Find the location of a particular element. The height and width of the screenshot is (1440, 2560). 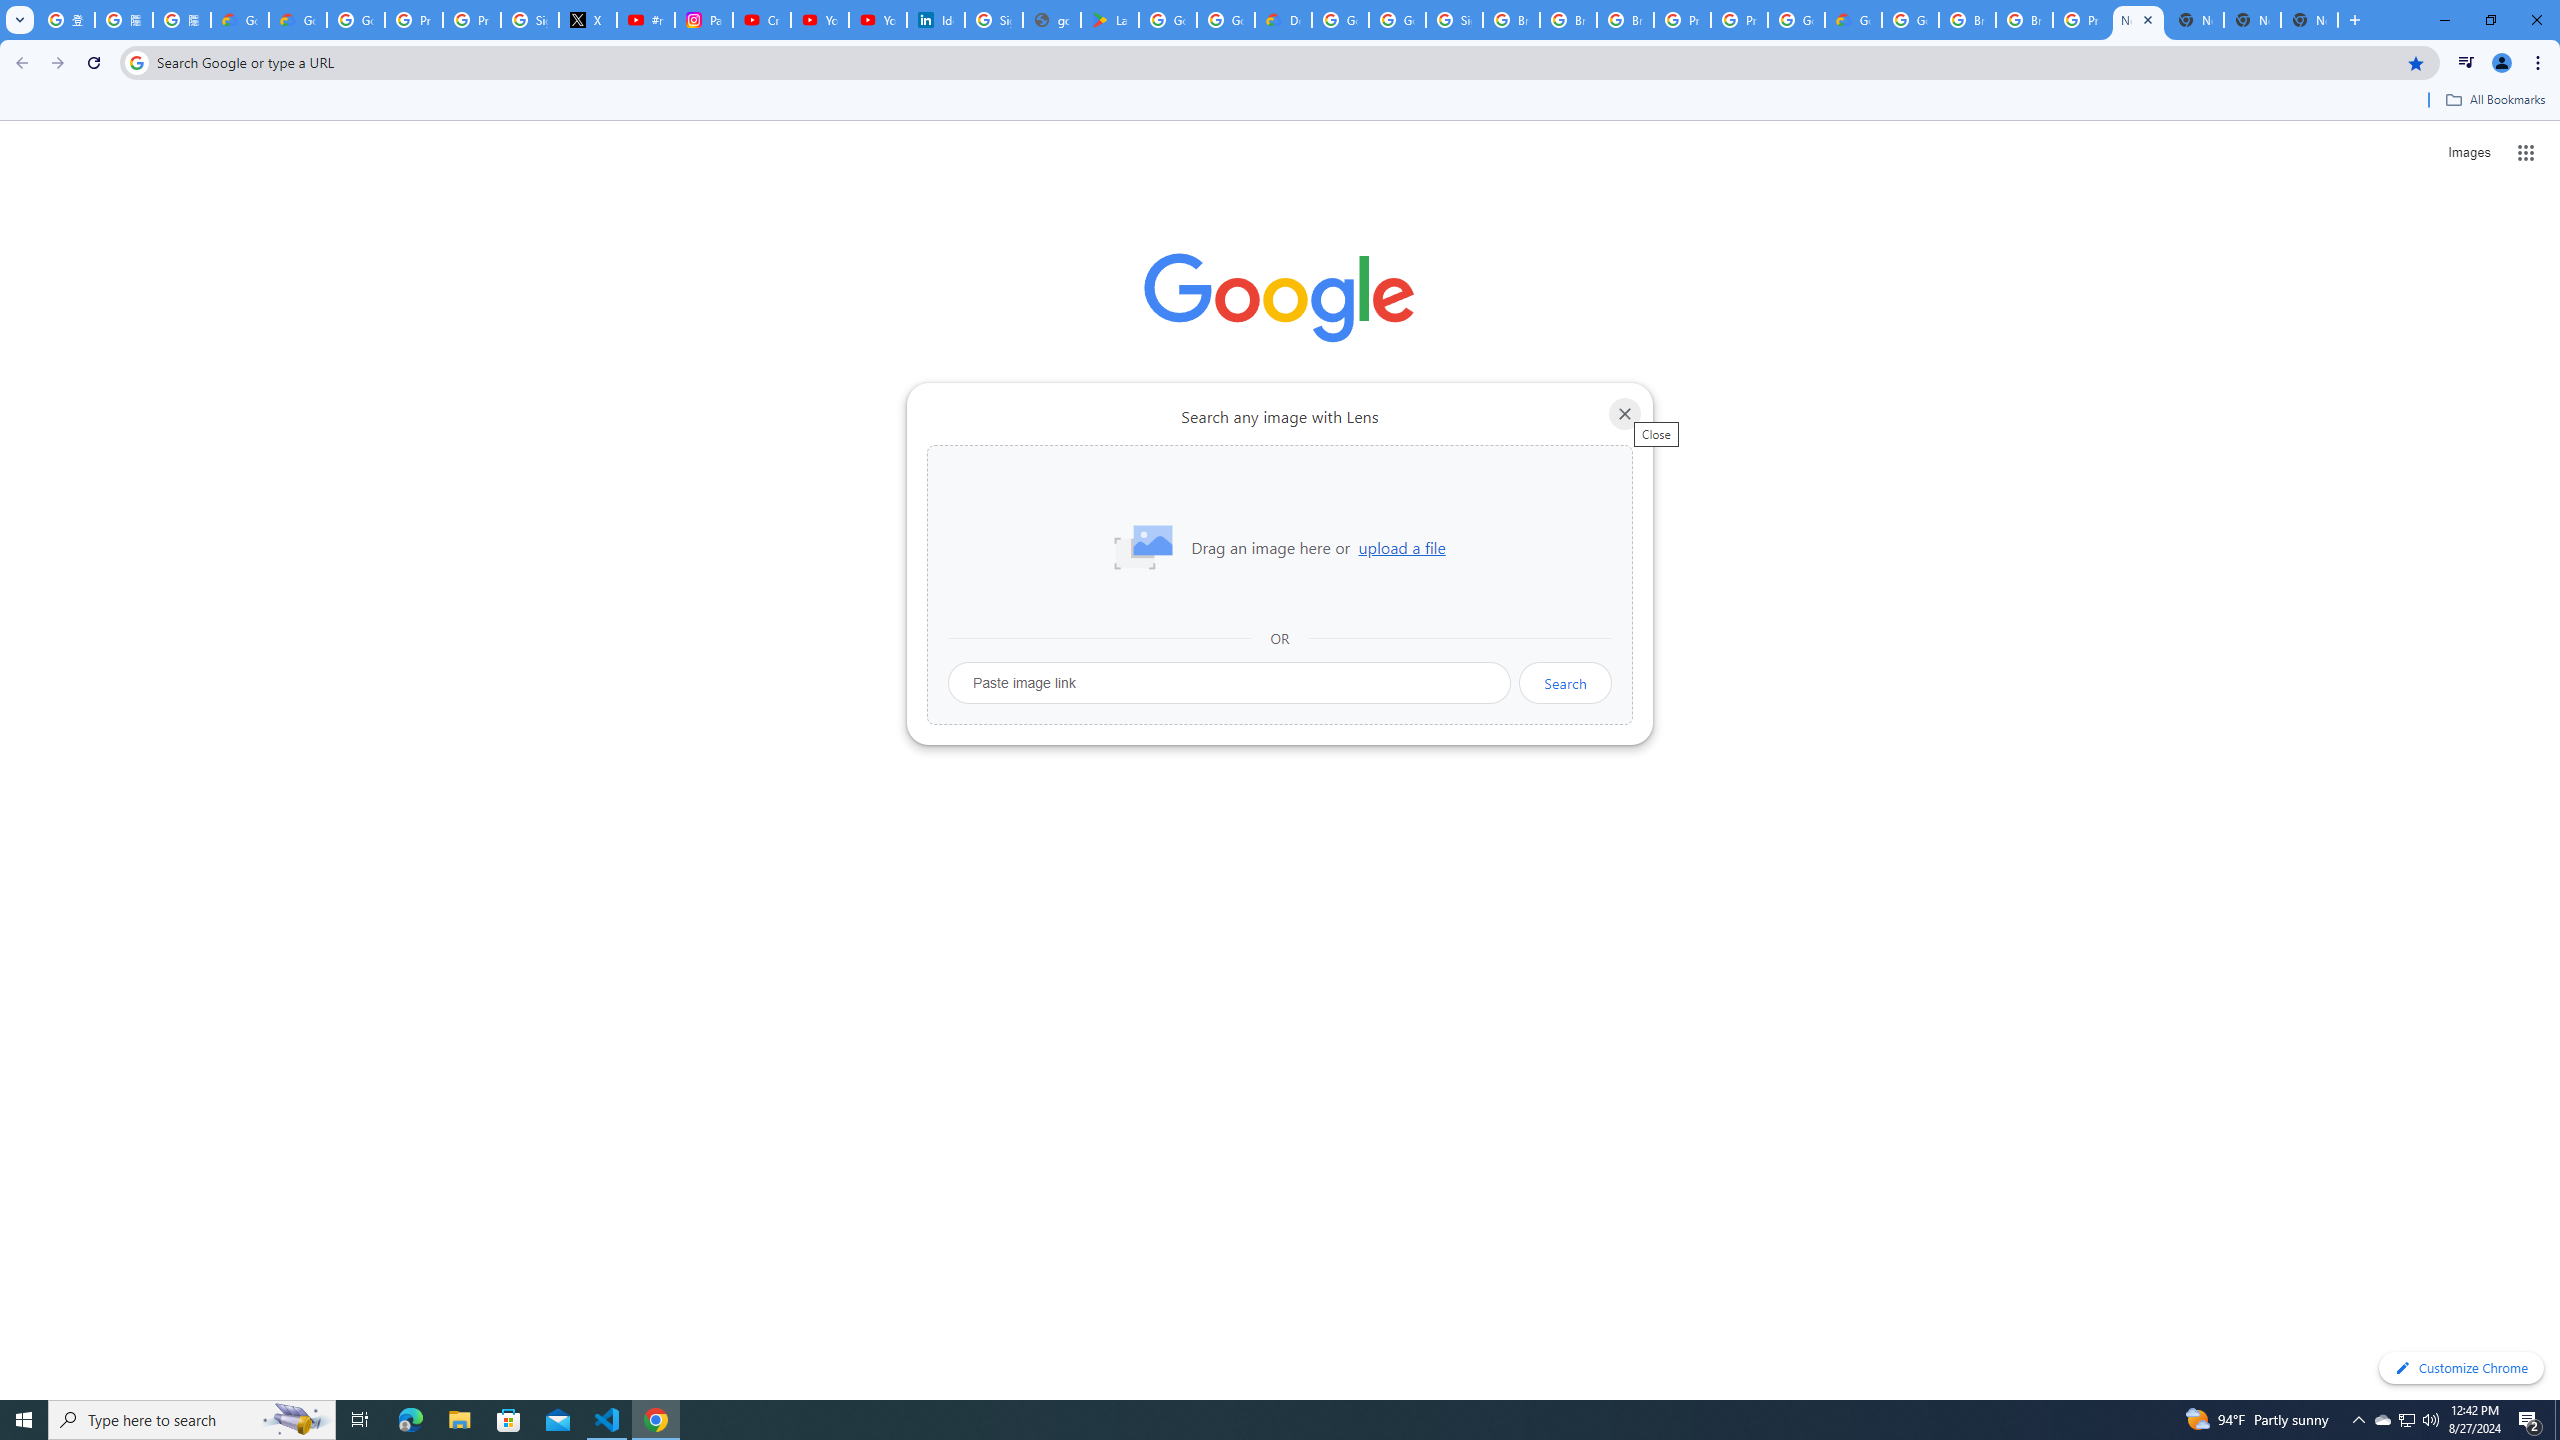

'All Bookmarks' is located at coordinates (2494, 99).